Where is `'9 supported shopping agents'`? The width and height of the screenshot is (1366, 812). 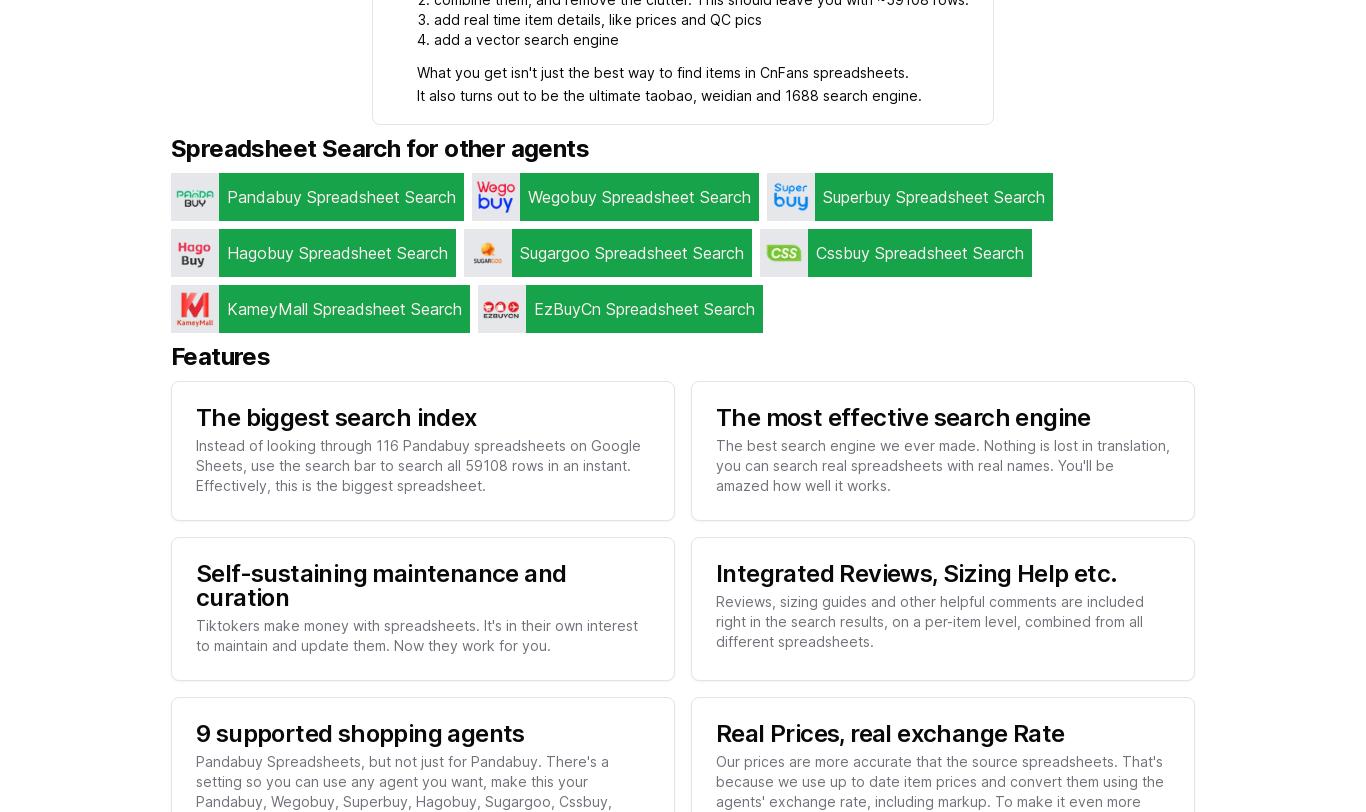
'9 supported shopping agents' is located at coordinates (358, 732).